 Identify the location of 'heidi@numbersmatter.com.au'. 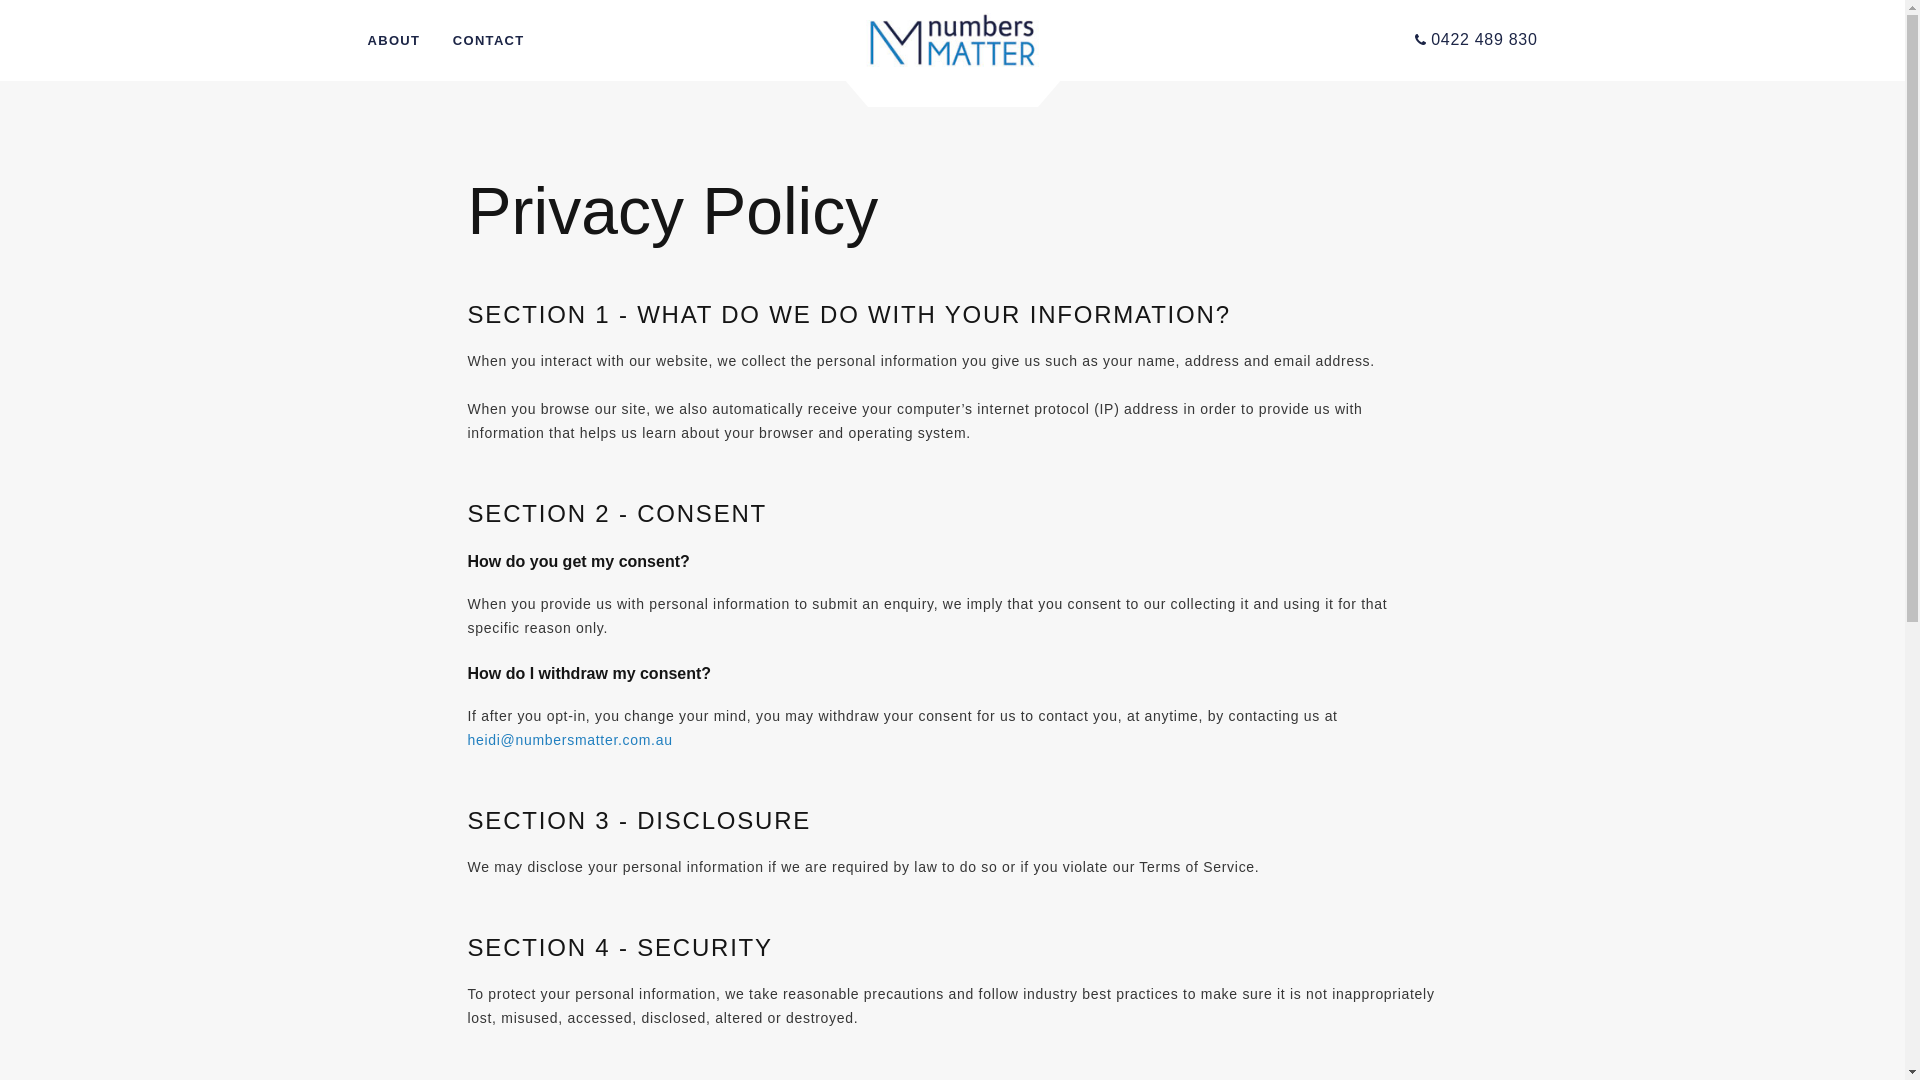
(569, 740).